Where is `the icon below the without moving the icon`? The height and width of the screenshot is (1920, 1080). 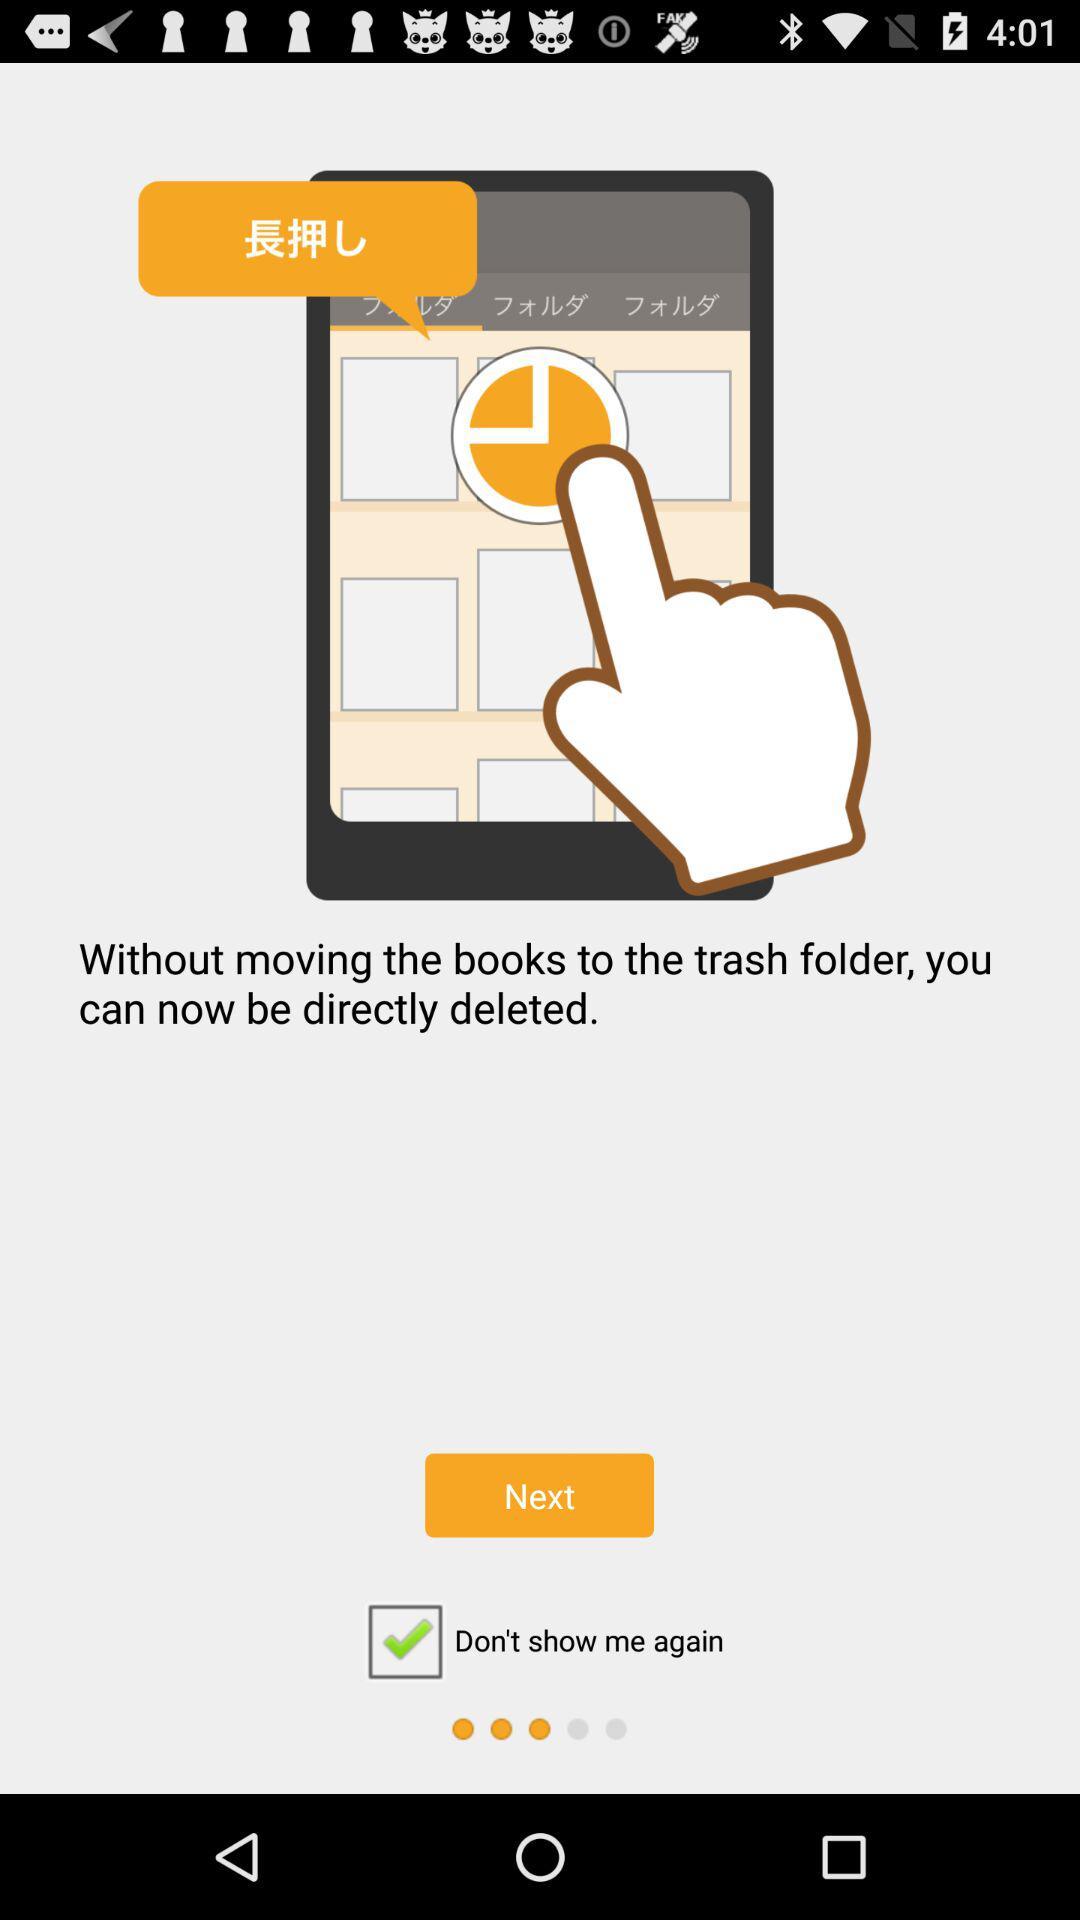 the icon below the without moving the icon is located at coordinates (538, 1495).